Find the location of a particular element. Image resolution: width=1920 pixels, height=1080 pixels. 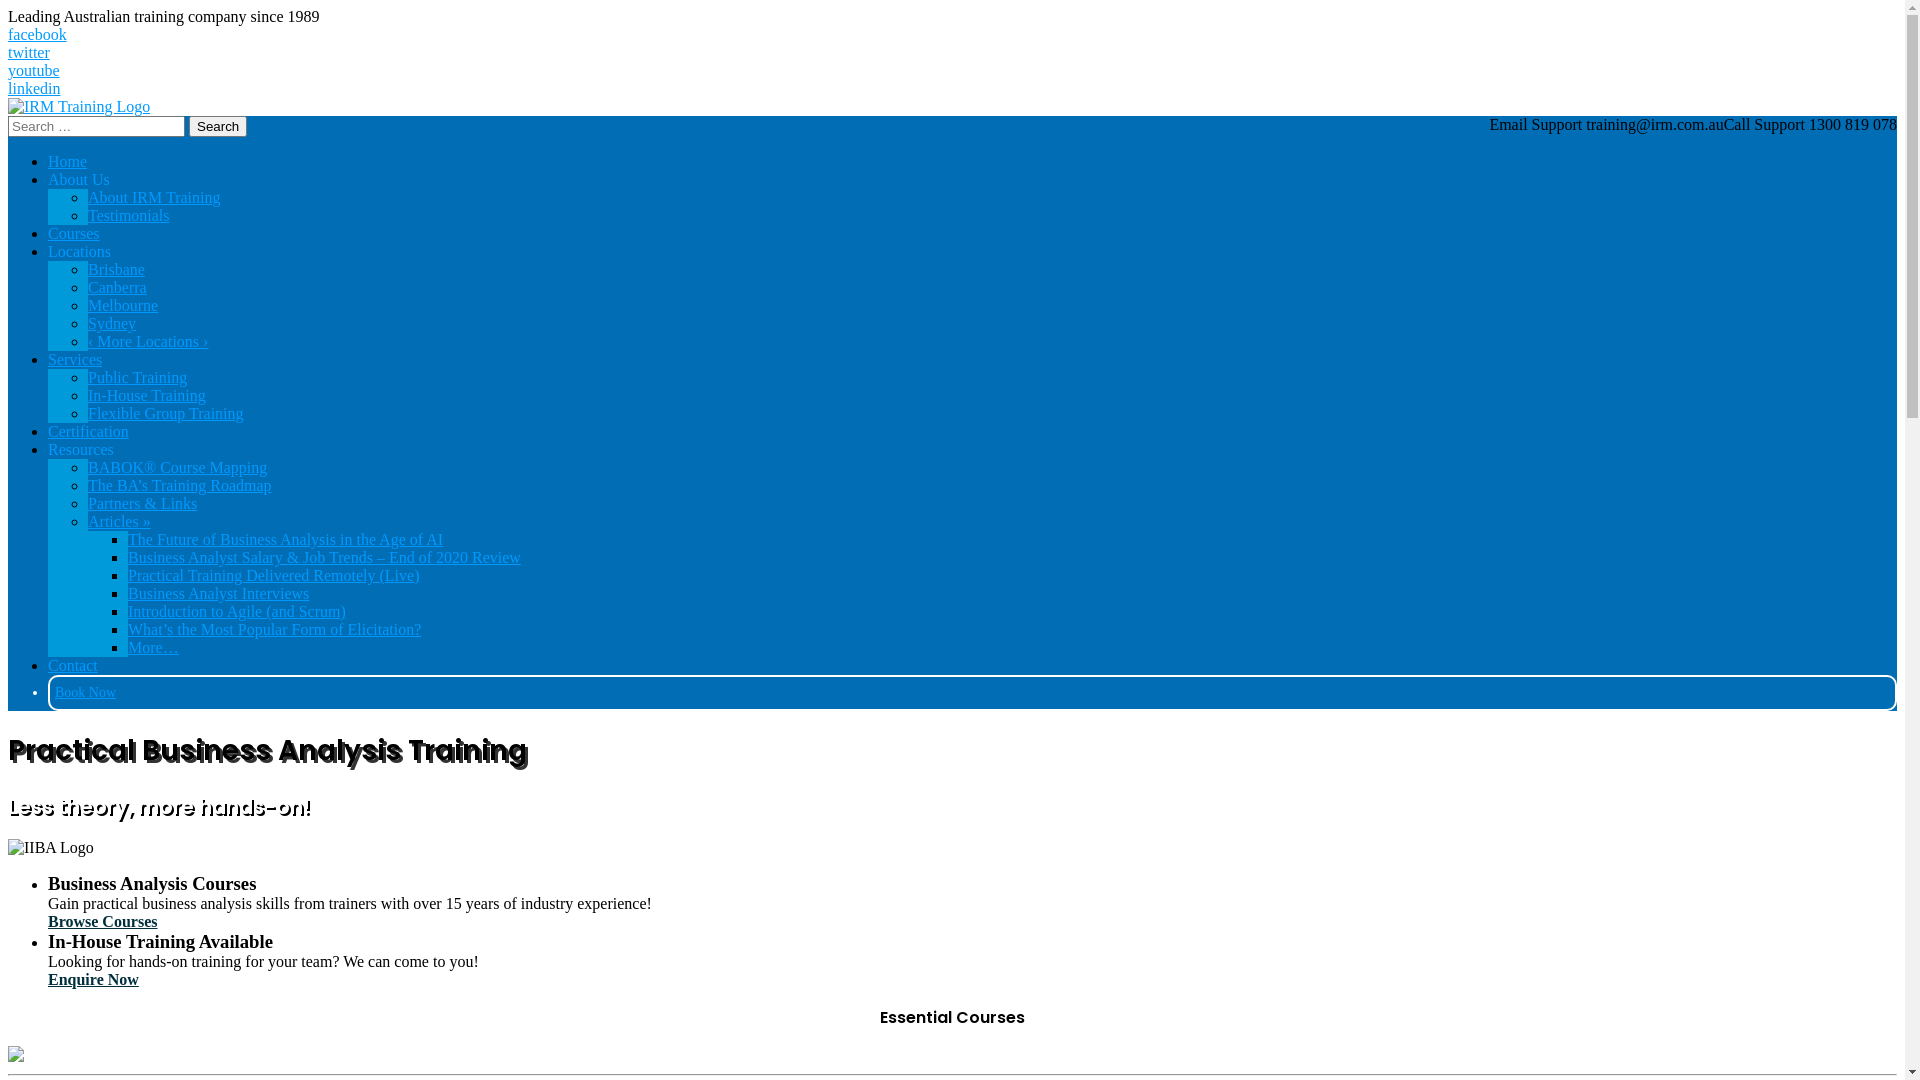

'Sydney' is located at coordinates (86, 322).